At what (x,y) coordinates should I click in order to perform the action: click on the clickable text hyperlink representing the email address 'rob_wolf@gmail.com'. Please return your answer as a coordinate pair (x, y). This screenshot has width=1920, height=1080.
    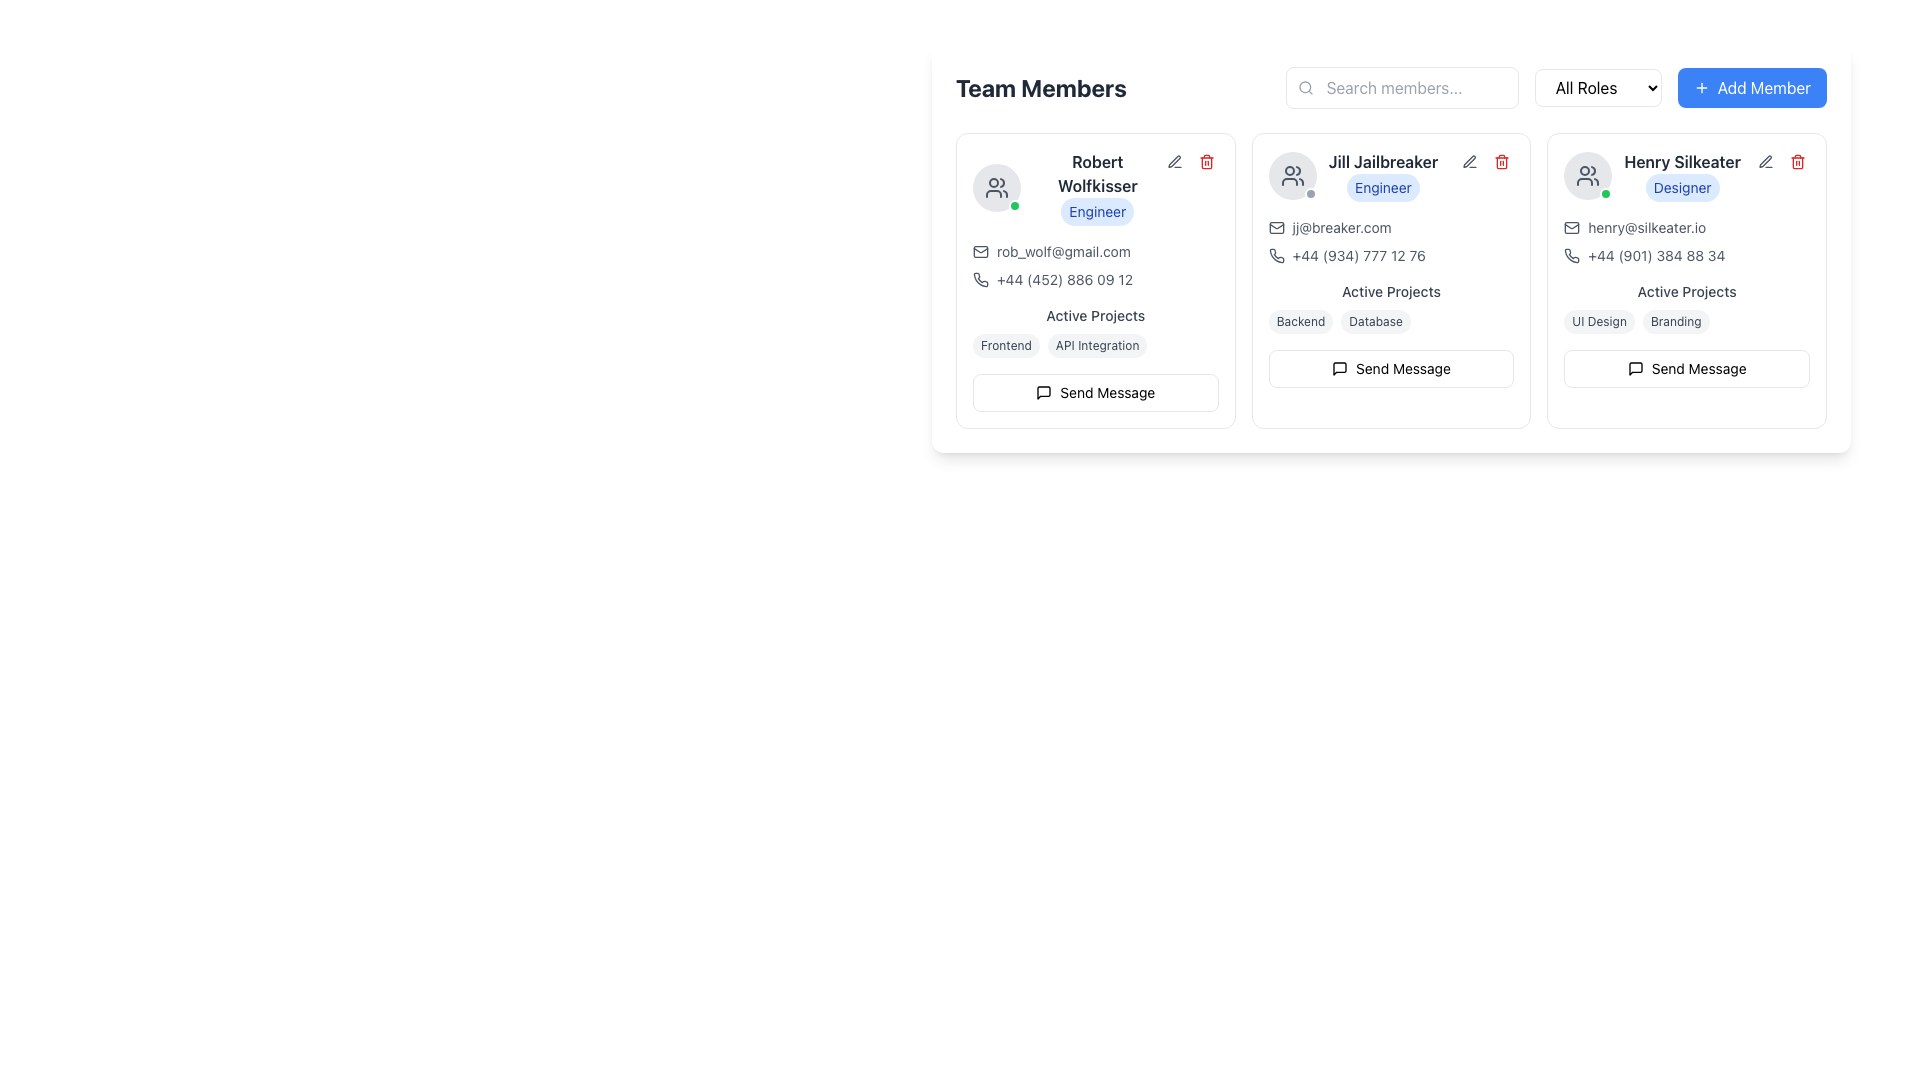
    Looking at the image, I should click on (1094, 250).